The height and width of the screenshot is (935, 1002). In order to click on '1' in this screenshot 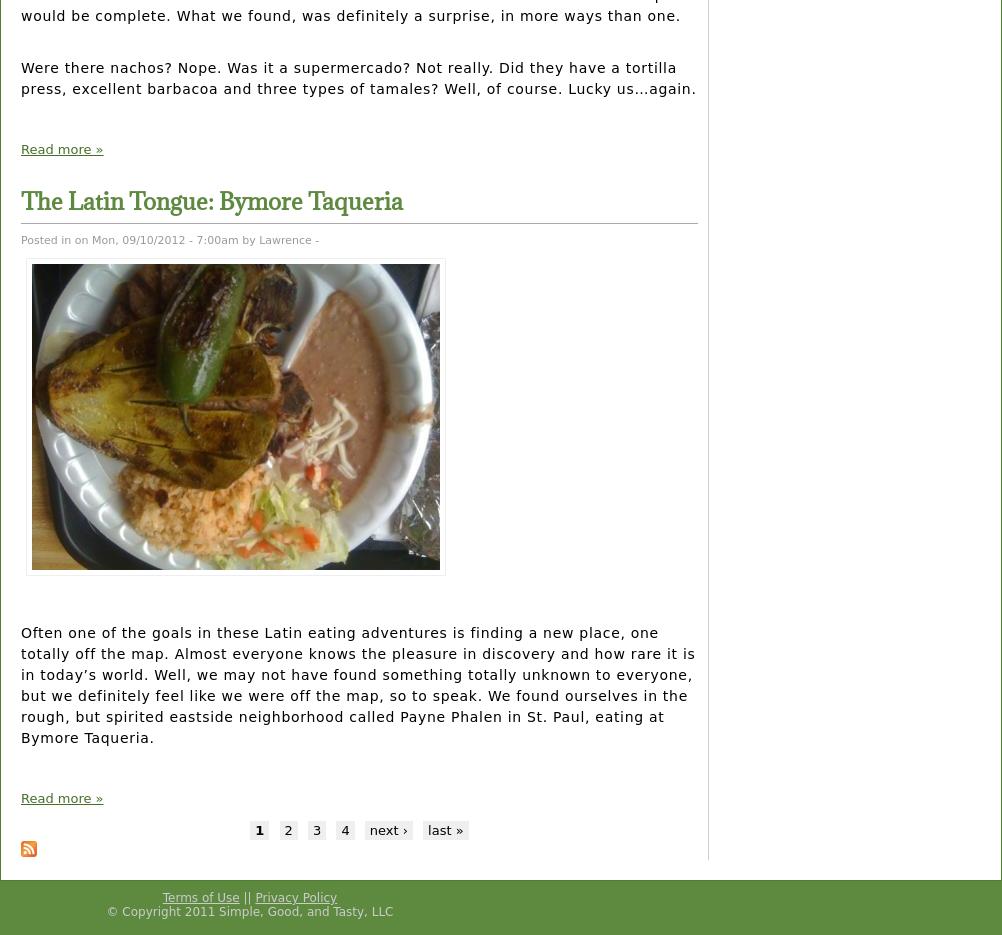, I will do `click(258, 829)`.